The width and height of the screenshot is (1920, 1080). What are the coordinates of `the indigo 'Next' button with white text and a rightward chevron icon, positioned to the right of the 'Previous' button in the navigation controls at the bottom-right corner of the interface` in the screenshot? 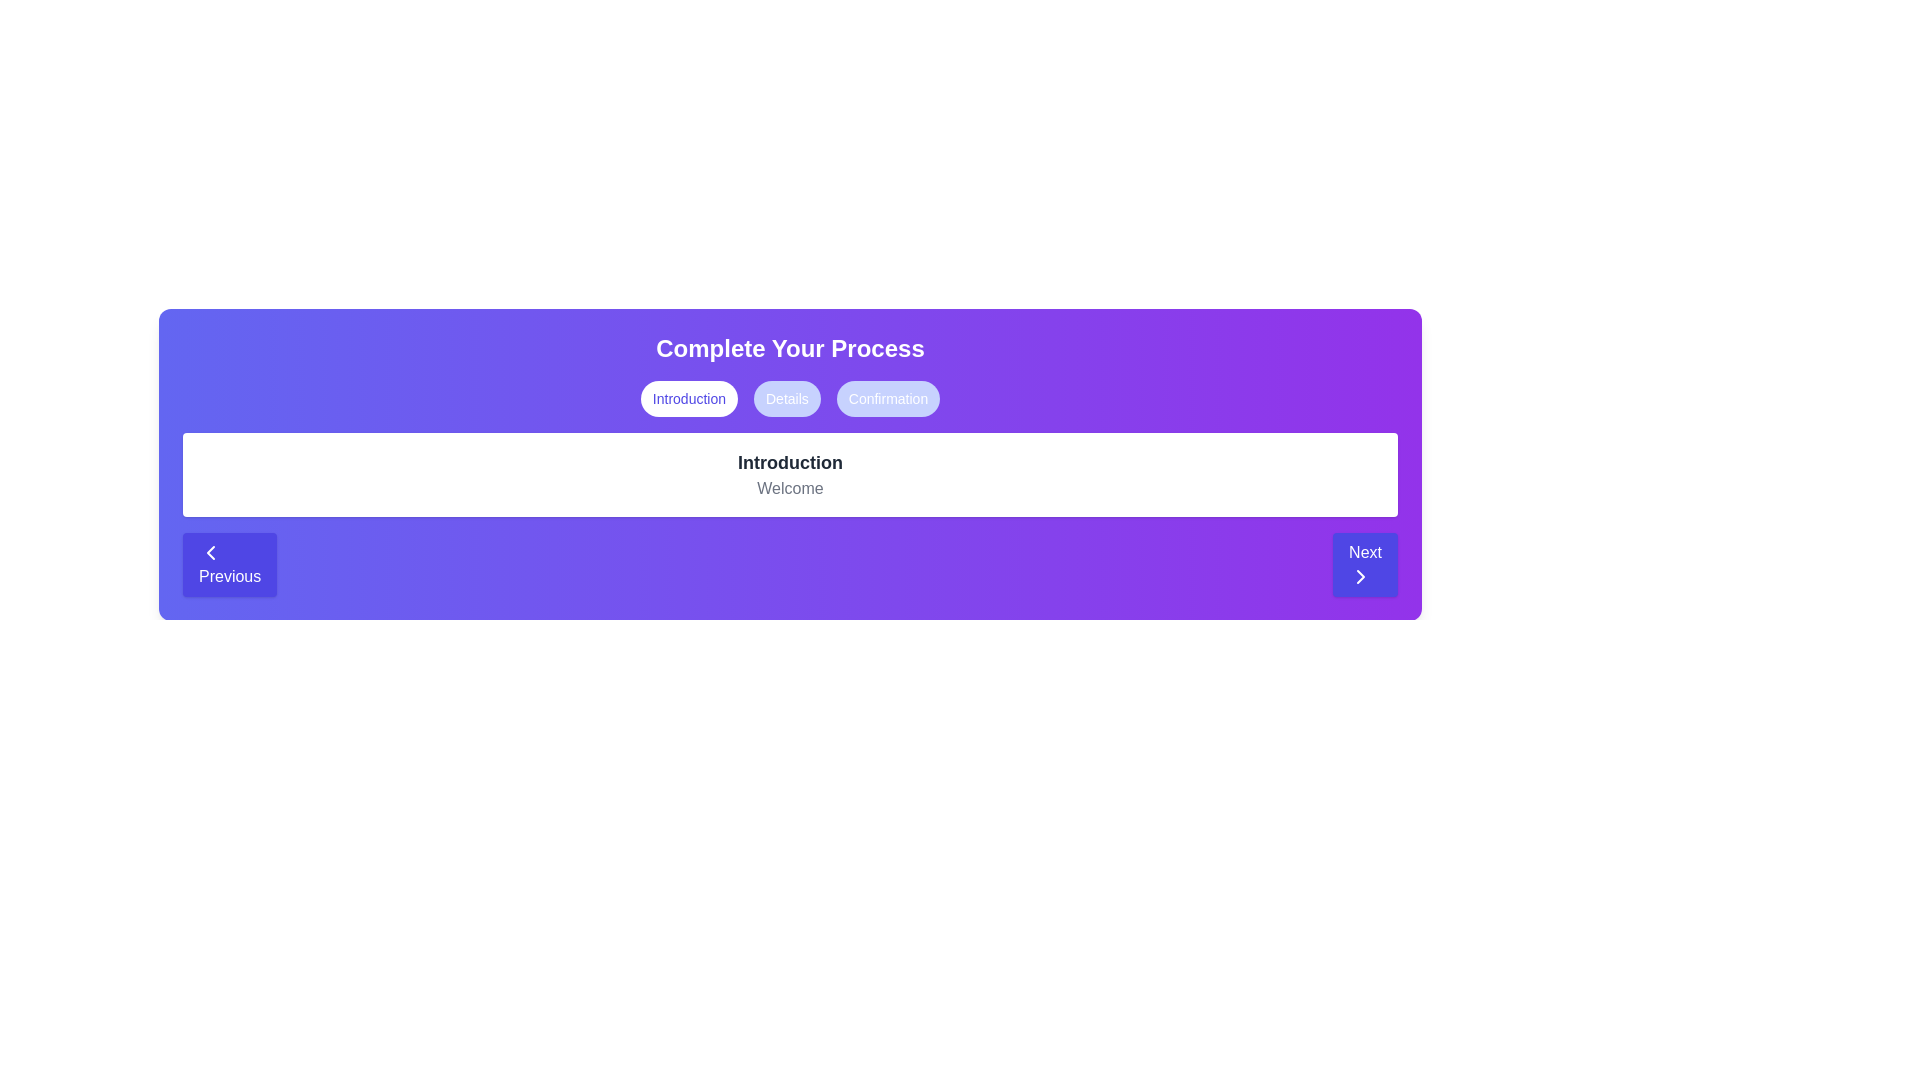 It's located at (1364, 564).